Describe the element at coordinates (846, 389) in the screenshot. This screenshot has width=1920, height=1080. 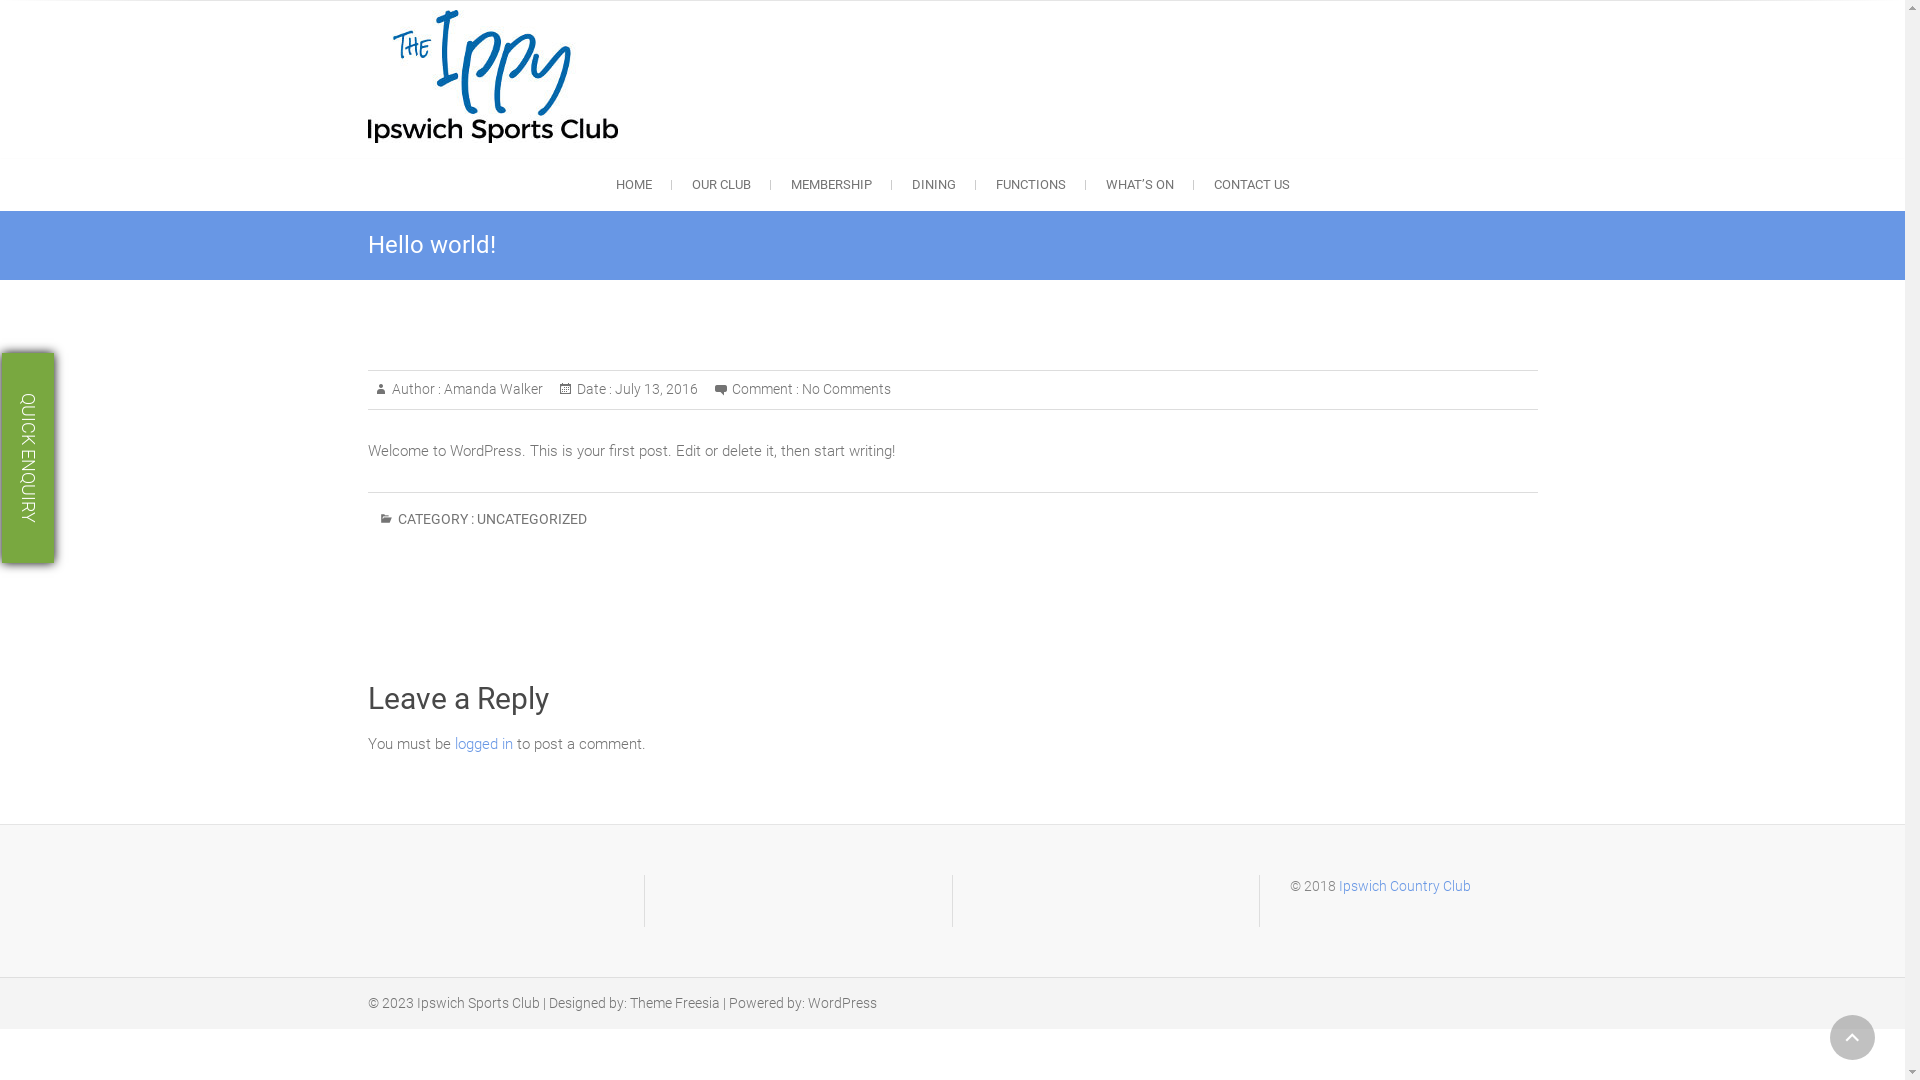
I see `'No Comments'` at that location.